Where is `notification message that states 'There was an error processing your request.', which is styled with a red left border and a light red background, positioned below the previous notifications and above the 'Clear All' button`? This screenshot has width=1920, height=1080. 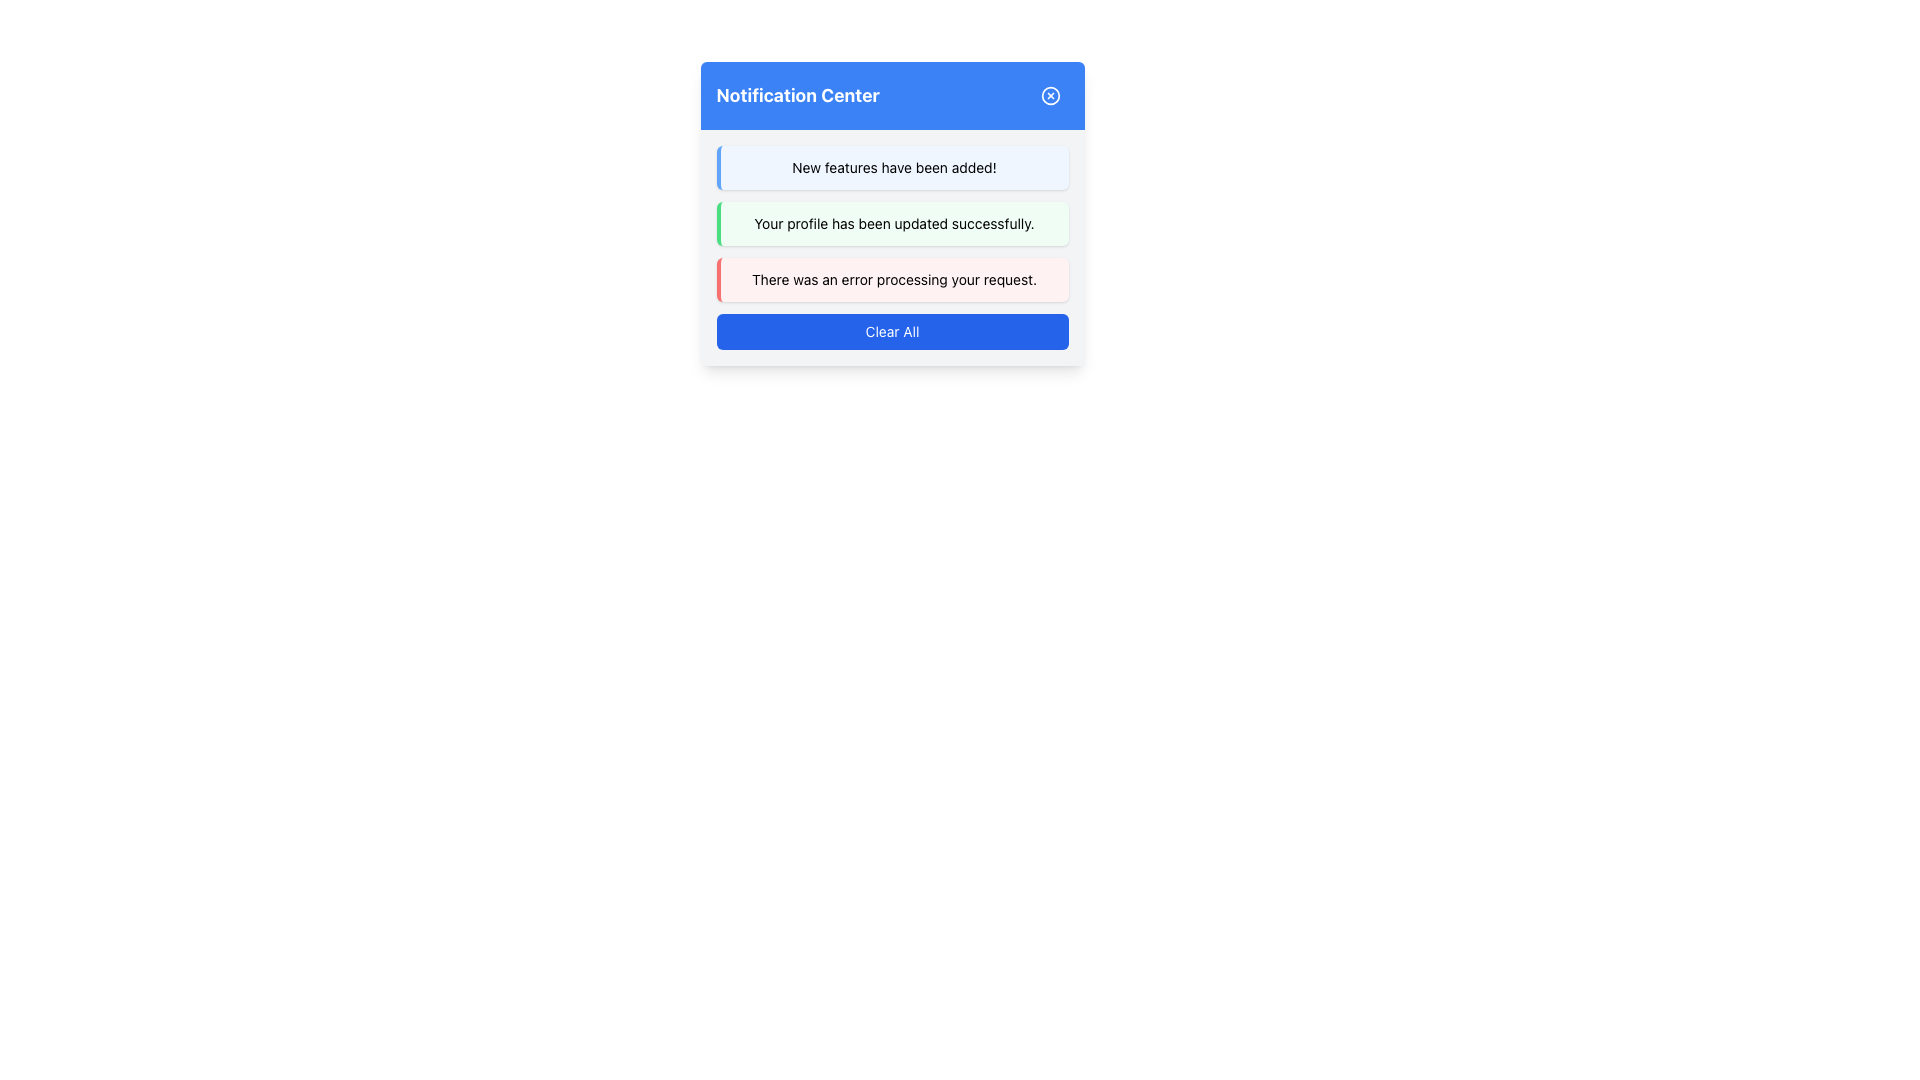
notification message that states 'There was an error processing your request.', which is styled with a red left border and a light red background, positioned below the previous notifications and above the 'Clear All' button is located at coordinates (891, 280).